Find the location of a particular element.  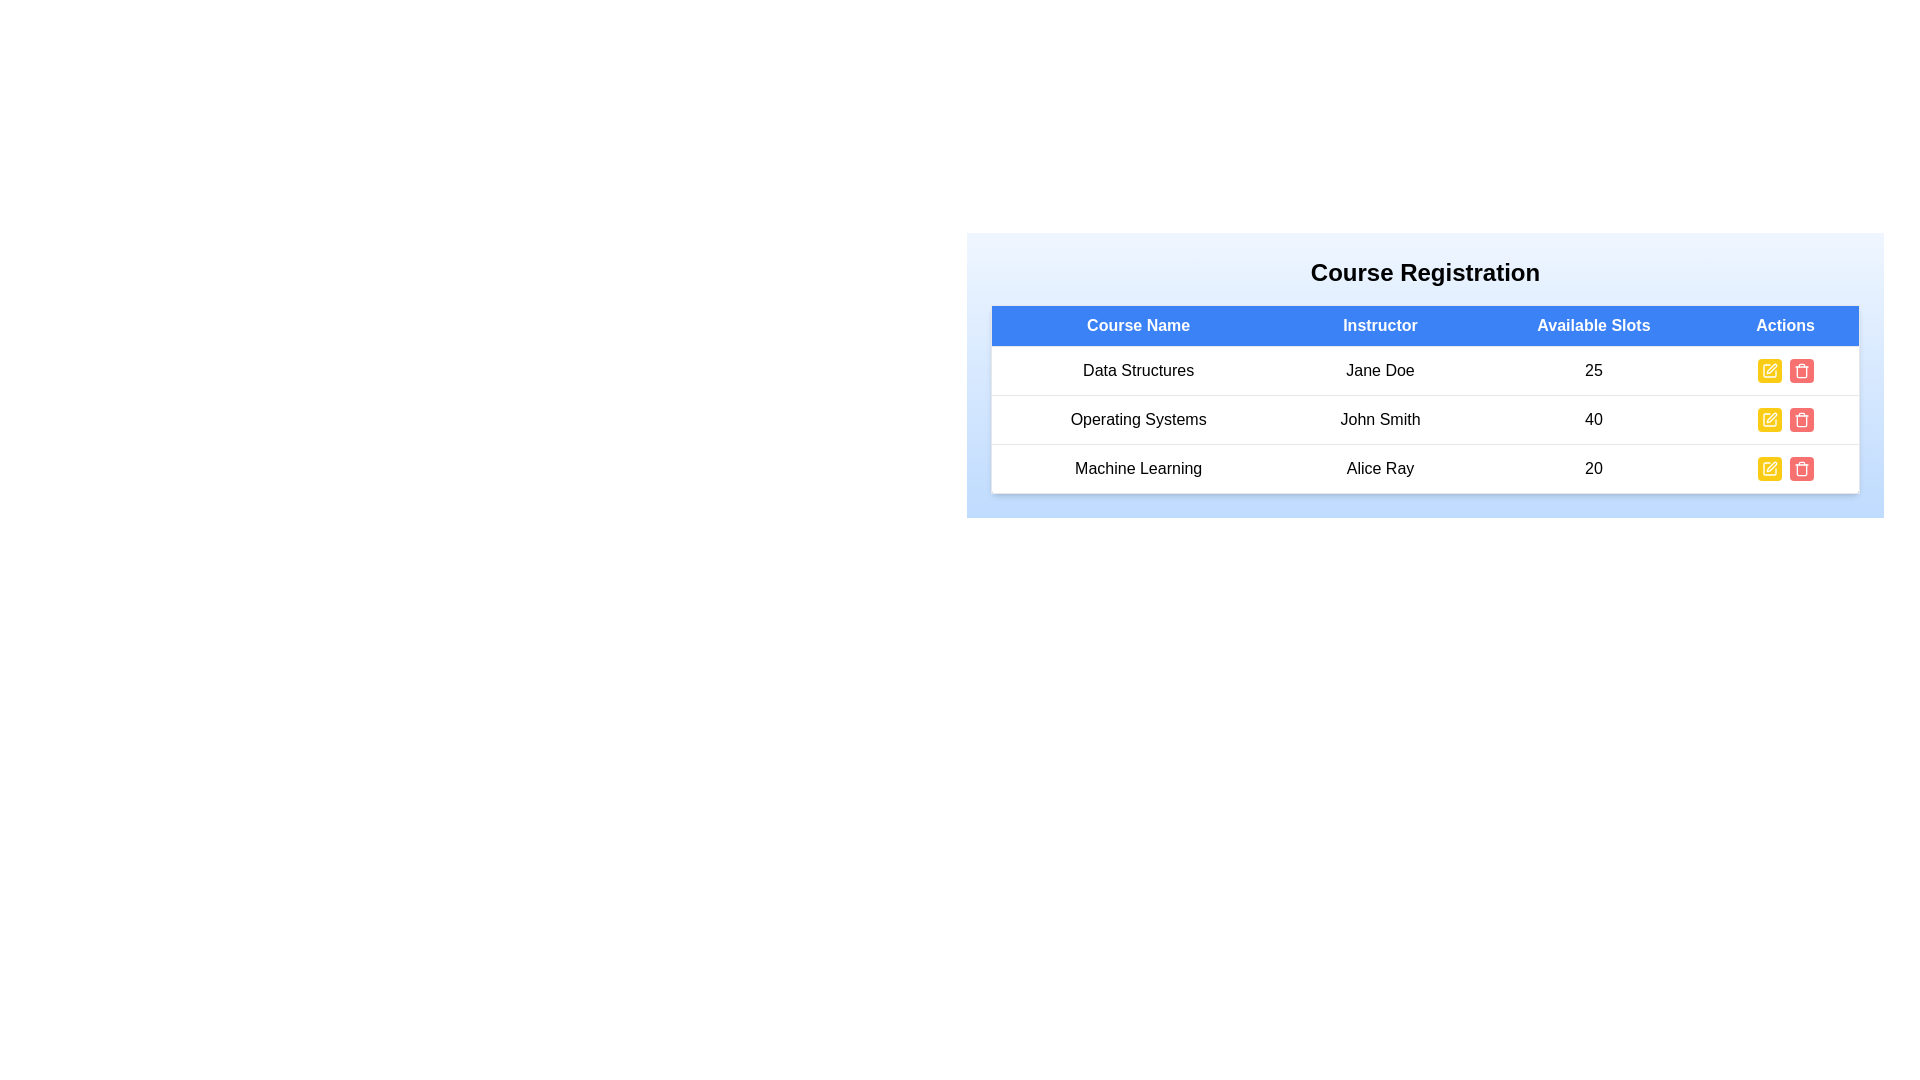

the header column 'Instructor' to sort the table by that column is located at coordinates (1379, 325).